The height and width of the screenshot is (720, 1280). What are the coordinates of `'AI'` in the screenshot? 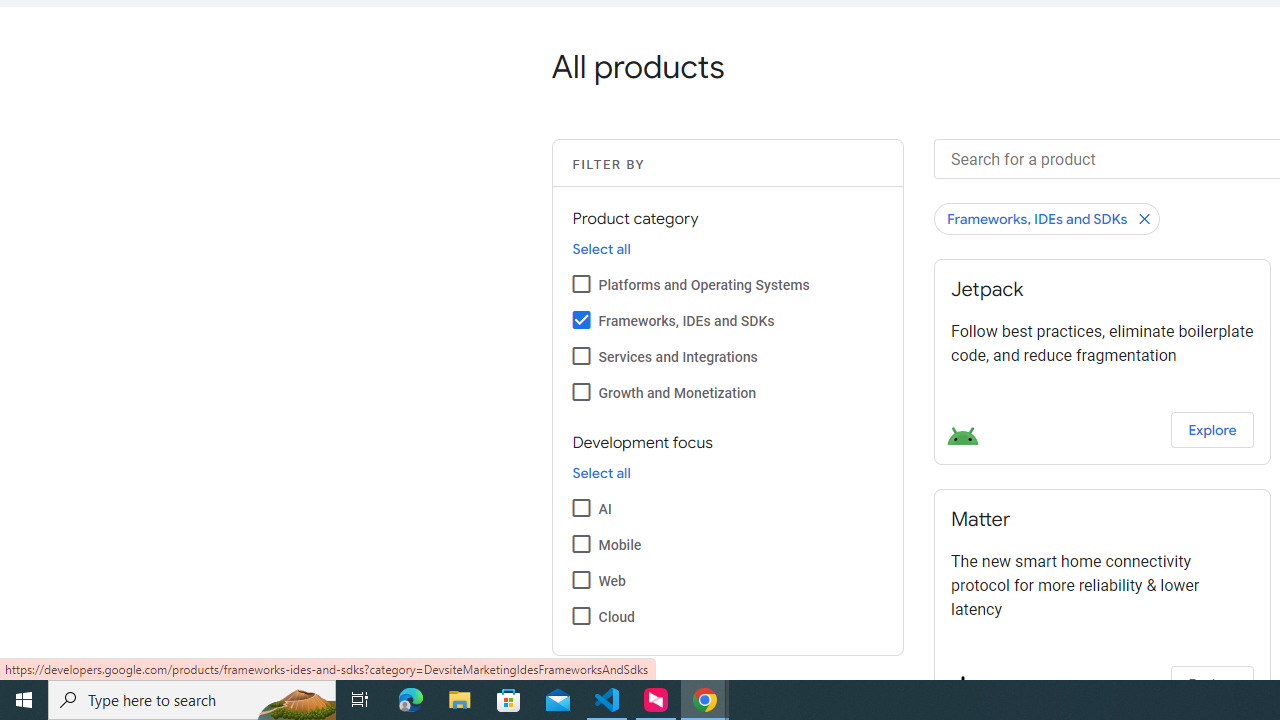 It's located at (580, 506).